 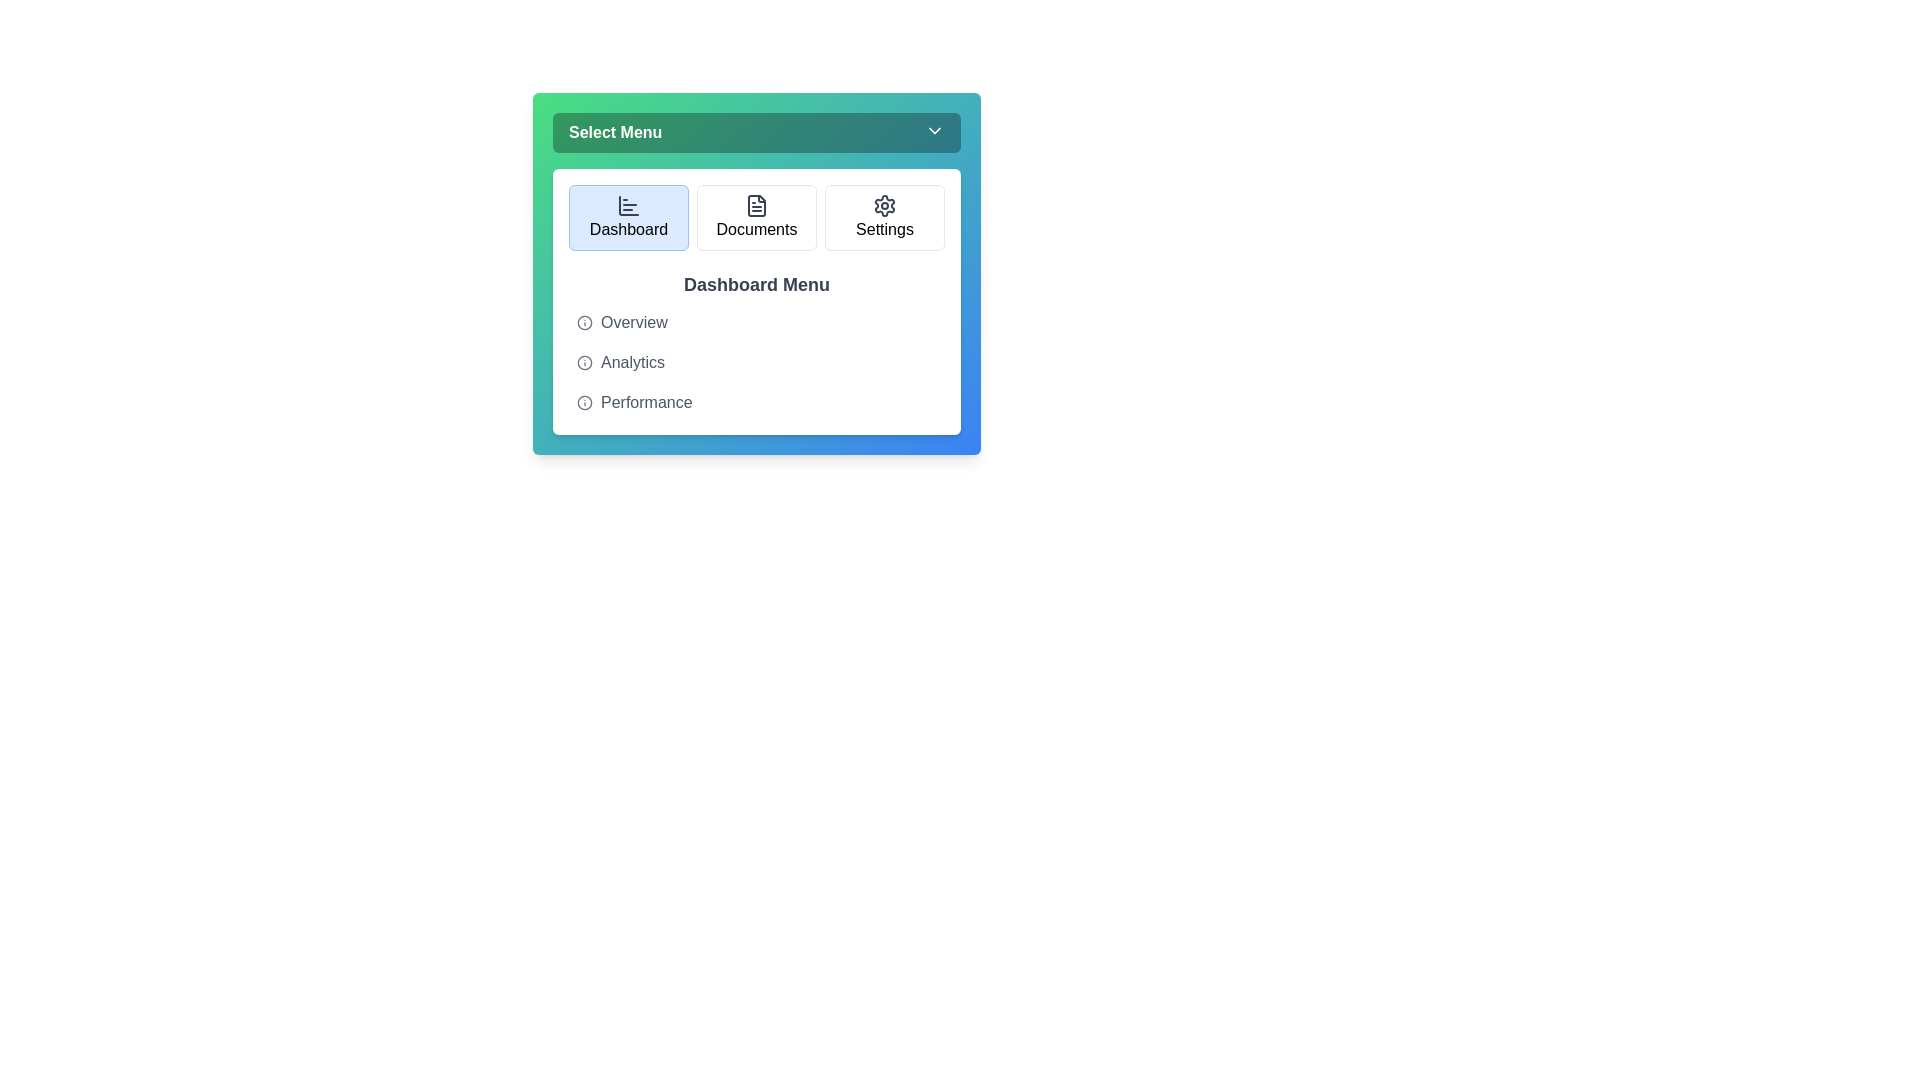 What do you see at coordinates (883, 205) in the screenshot?
I see `the gear-shaped settings icon located in the upper-right corner of the menu interface` at bounding box center [883, 205].